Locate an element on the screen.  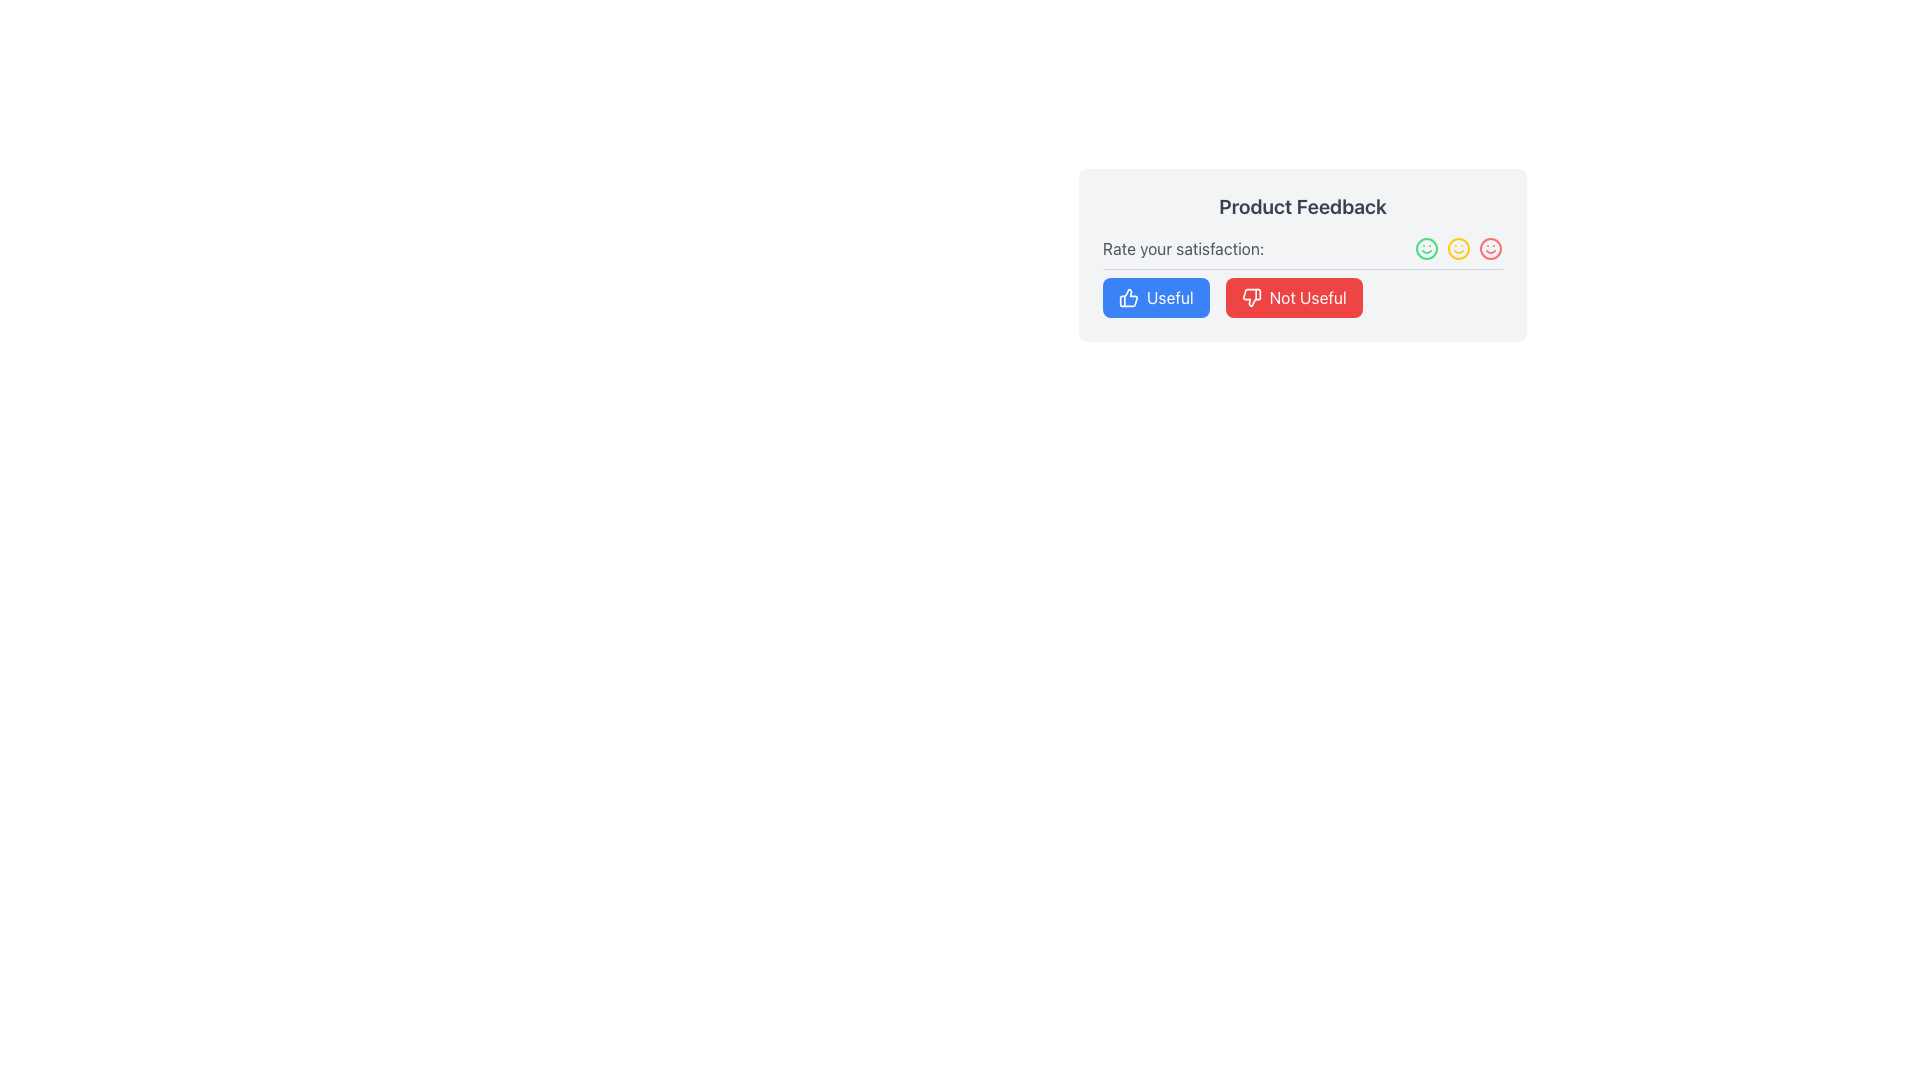
the first button below the 'Rate your satisfaction' text to indicate positive feedback is located at coordinates (1156, 297).